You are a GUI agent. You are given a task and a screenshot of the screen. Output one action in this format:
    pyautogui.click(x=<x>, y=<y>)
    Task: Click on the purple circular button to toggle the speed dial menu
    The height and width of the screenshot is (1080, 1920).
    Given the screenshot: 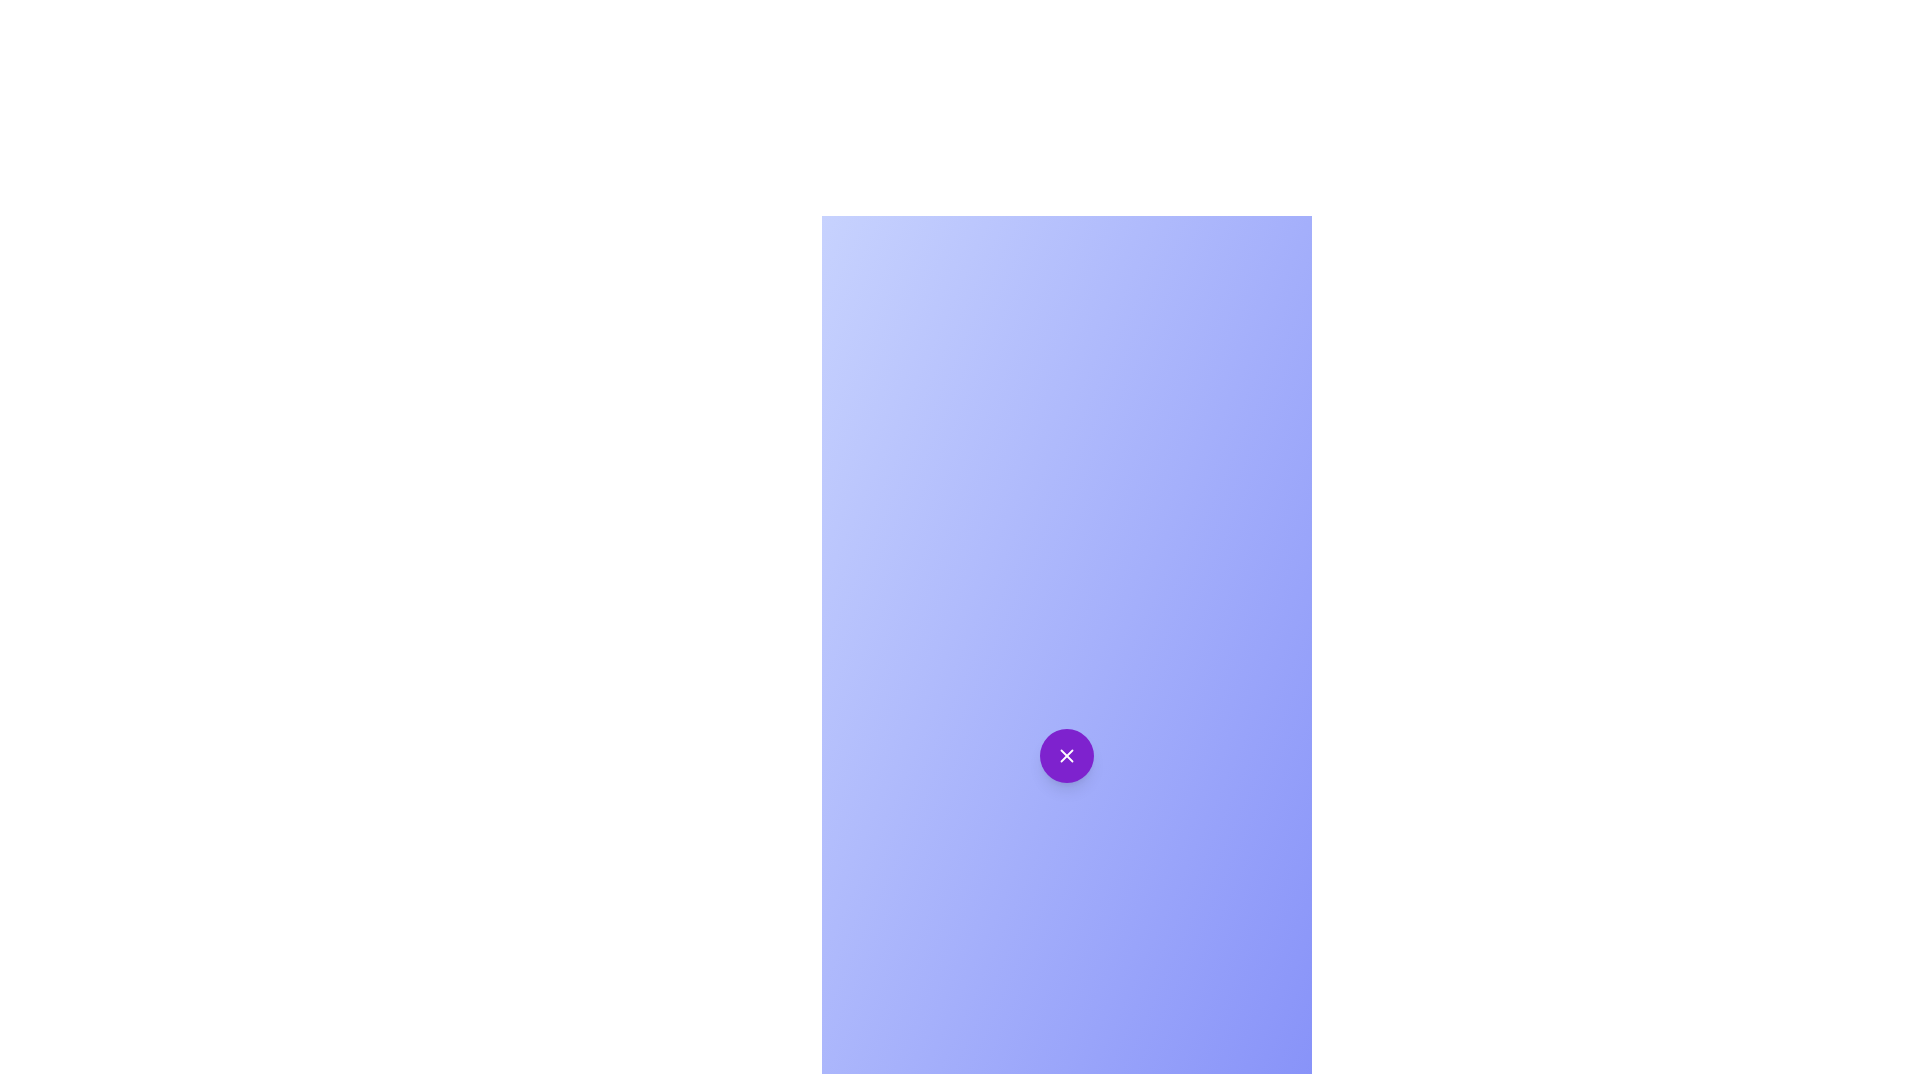 What is the action you would take?
    pyautogui.click(x=1065, y=756)
    